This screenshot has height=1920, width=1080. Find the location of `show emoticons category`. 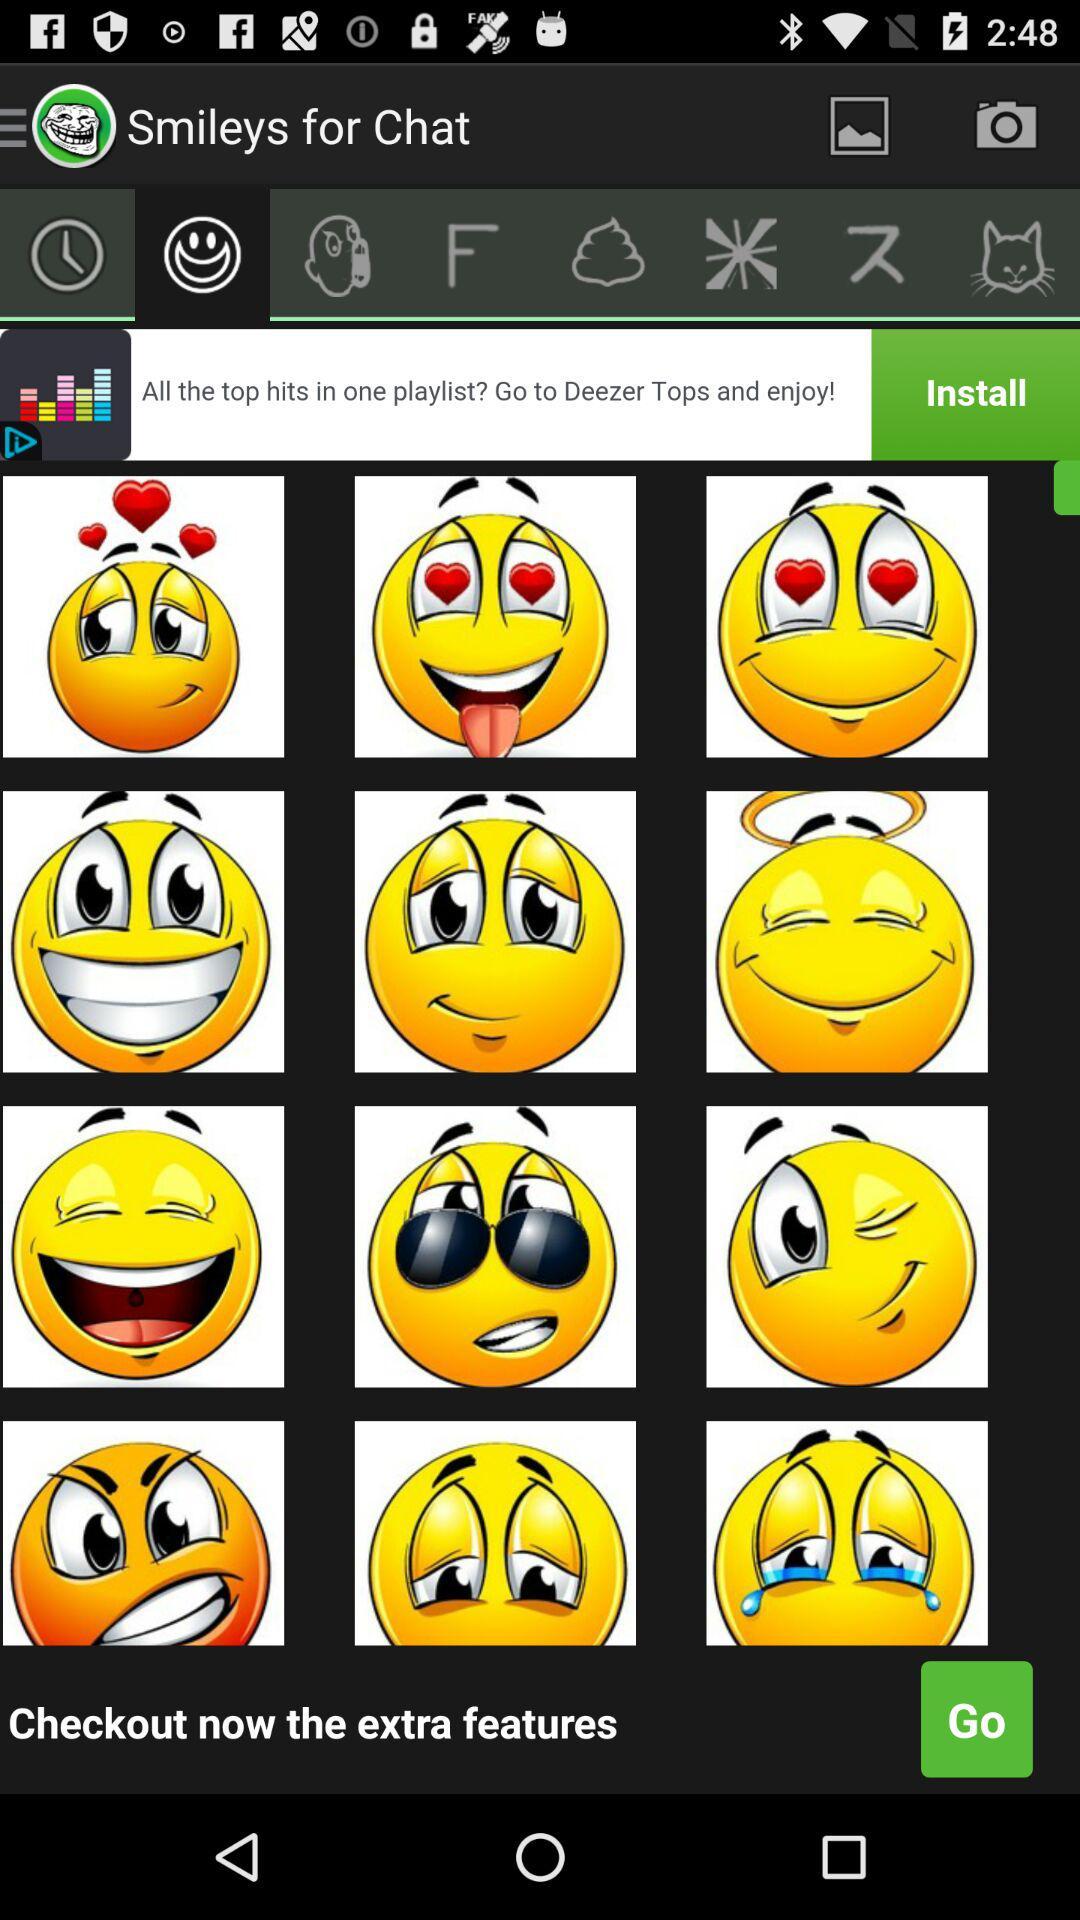

show emoticons category is located at coordinates (202, 253).